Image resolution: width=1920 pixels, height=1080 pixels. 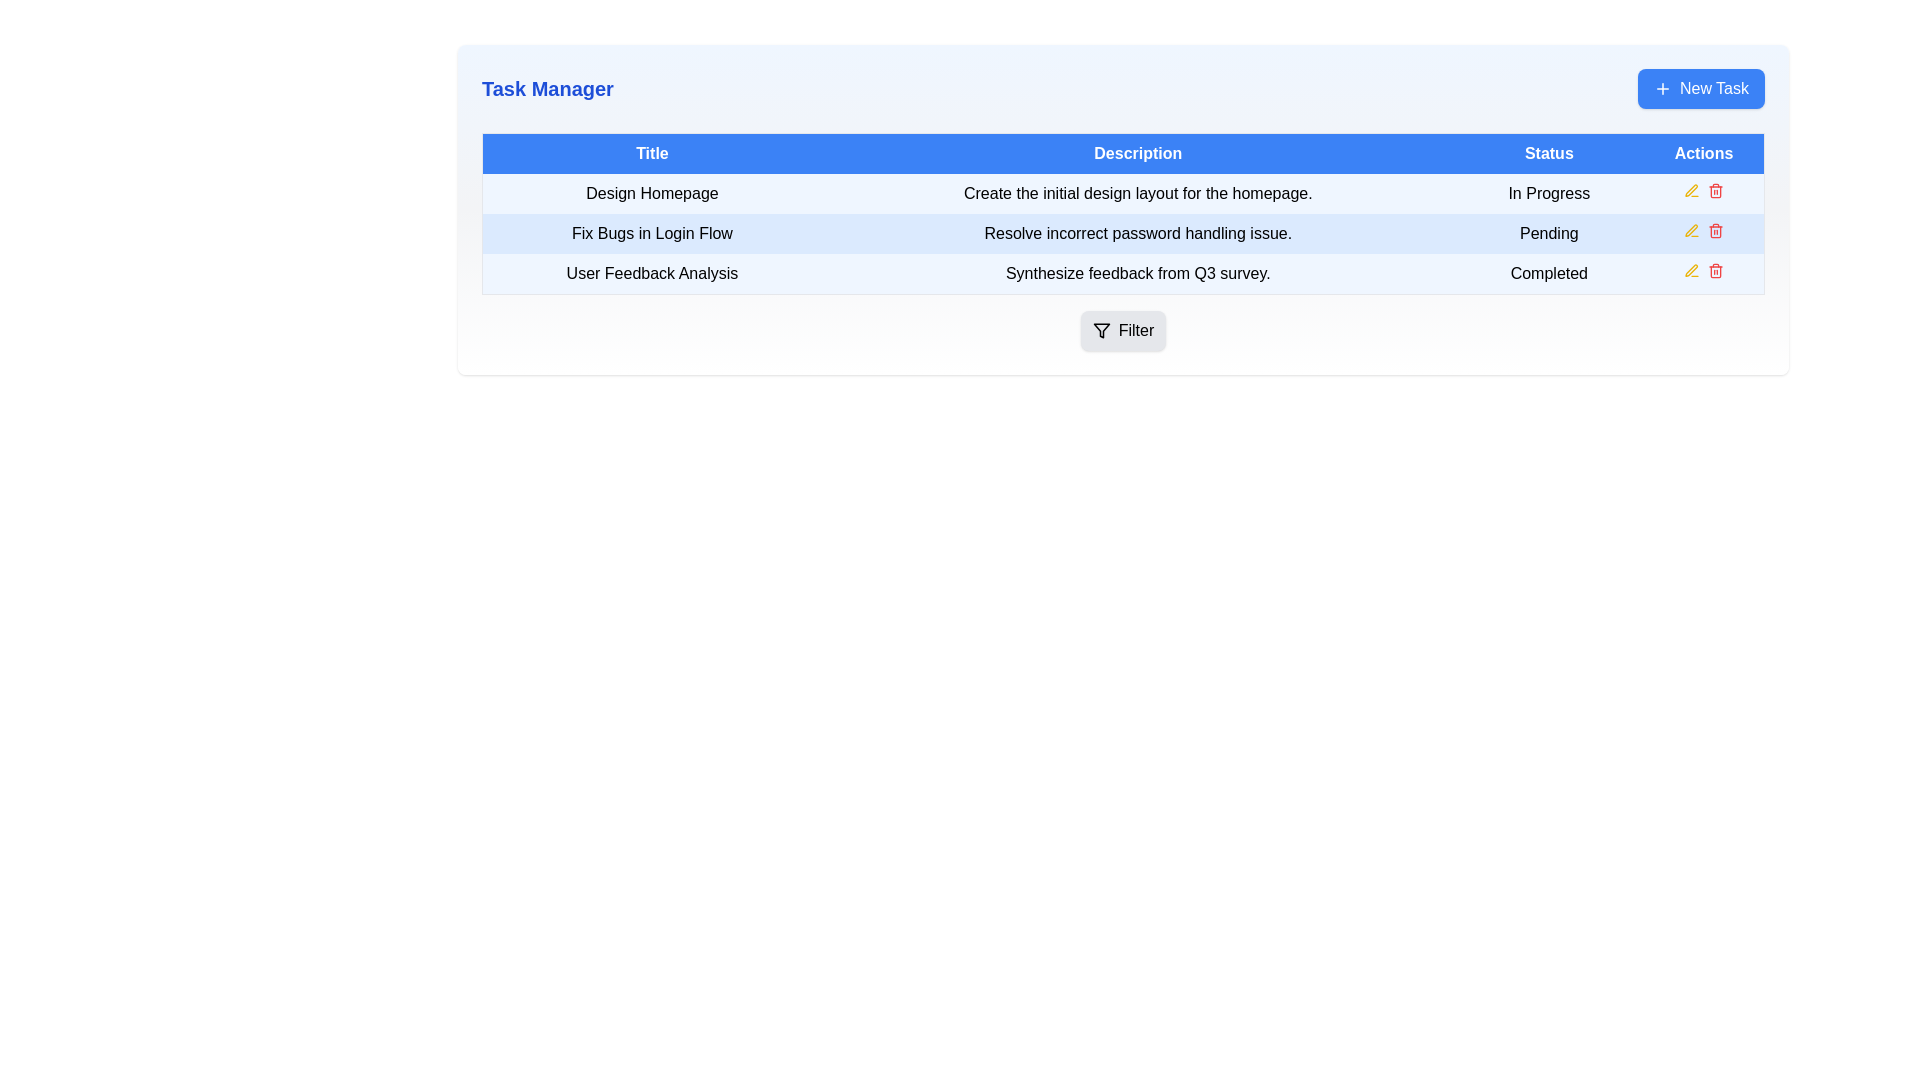 I want to click on the text label that indicates the purpose of the filter button located in the bottom right corner of the table interface, so click(x=1136, y=330).